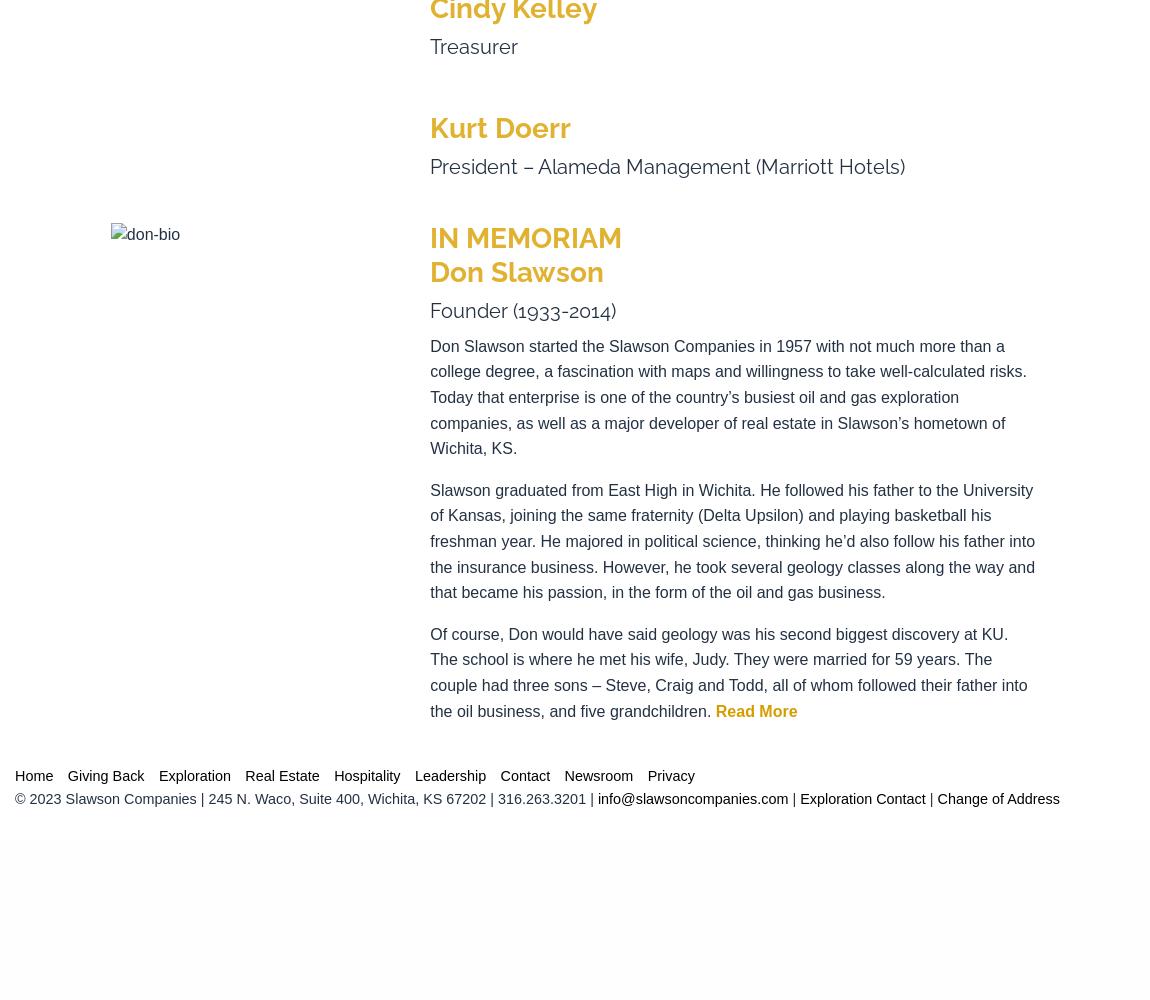 The height and width of the screenshot is (1000, 1150). I want to click on 'Of course, Don would have said geology was his second biggest discovery at KU. The school is where he met his wife, Judy. They were married for 59 years. The couple had three sons – Steve, Craig and Todd, all of whom followed their father into the oil business, and five grandchildren.', so click(727, 672).